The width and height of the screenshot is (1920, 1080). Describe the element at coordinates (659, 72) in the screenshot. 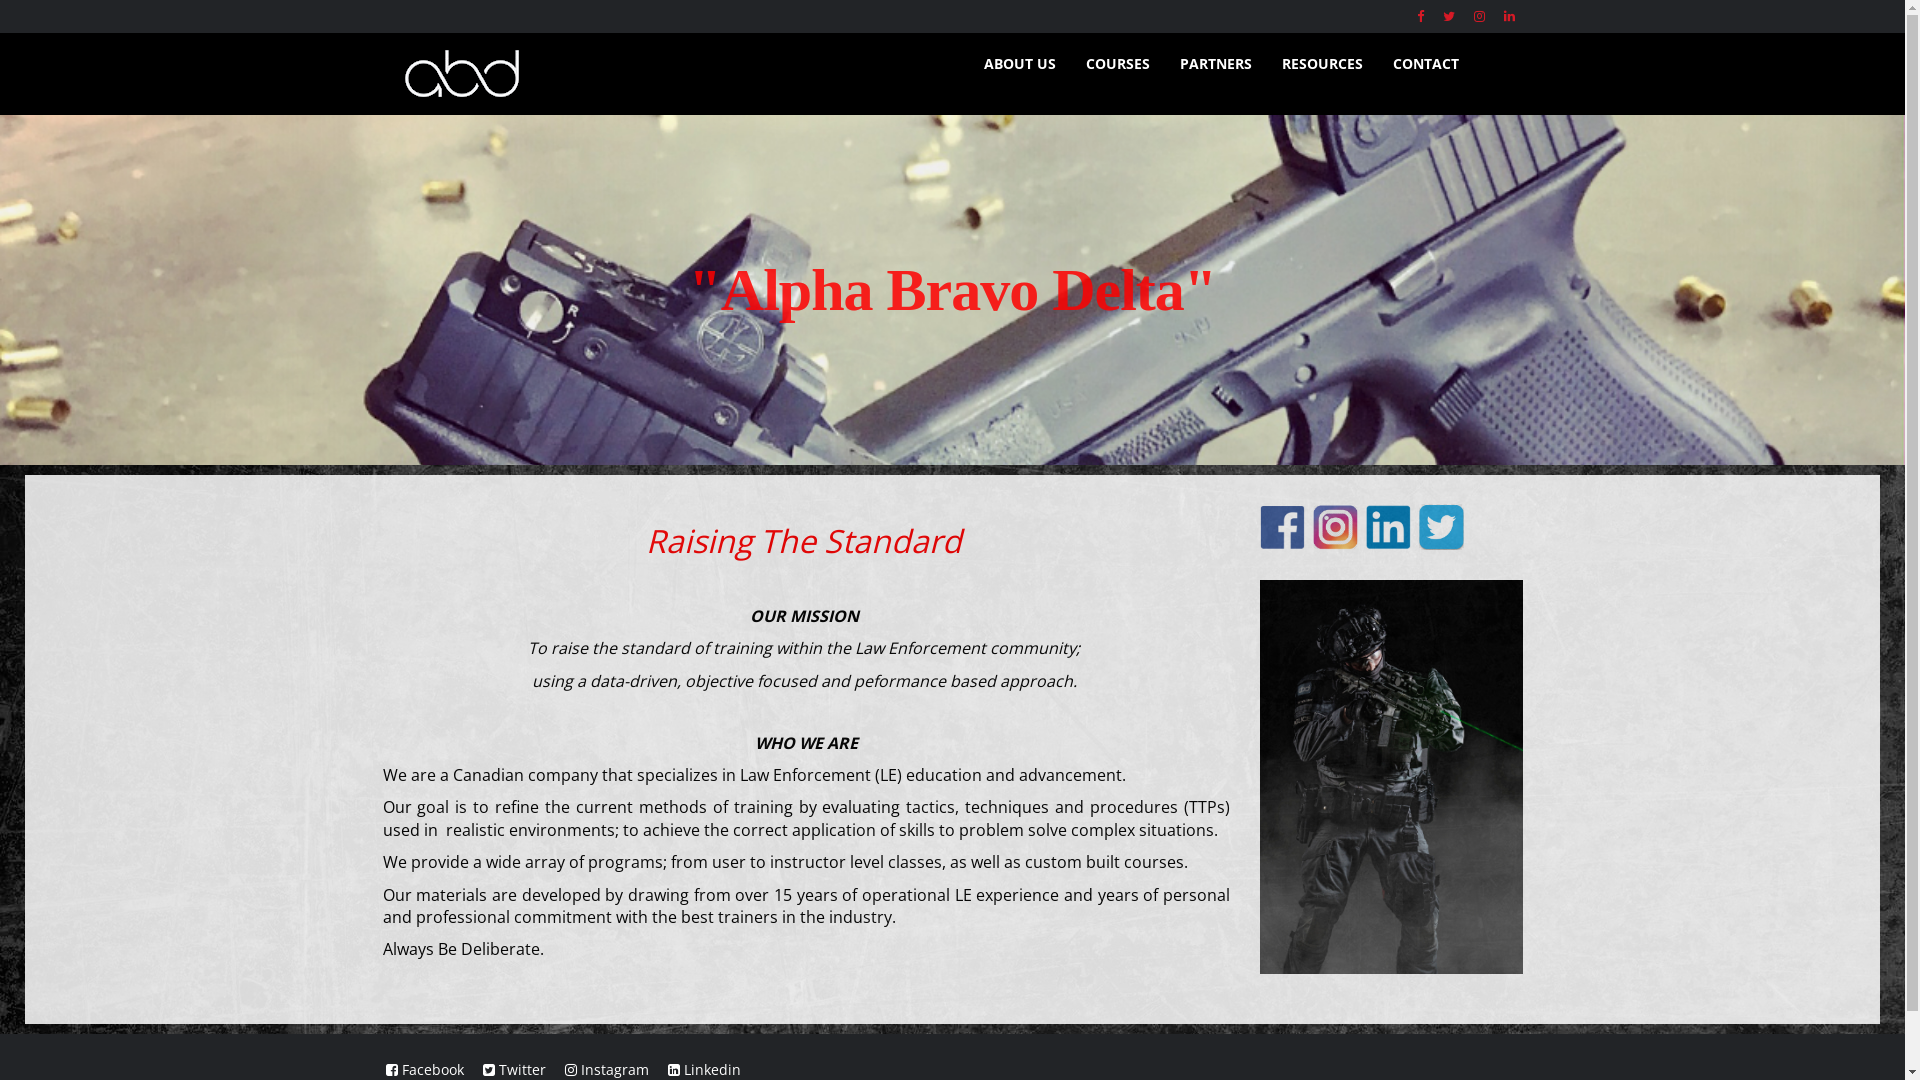

I see `'ABD Concepts.ca'` at that location.